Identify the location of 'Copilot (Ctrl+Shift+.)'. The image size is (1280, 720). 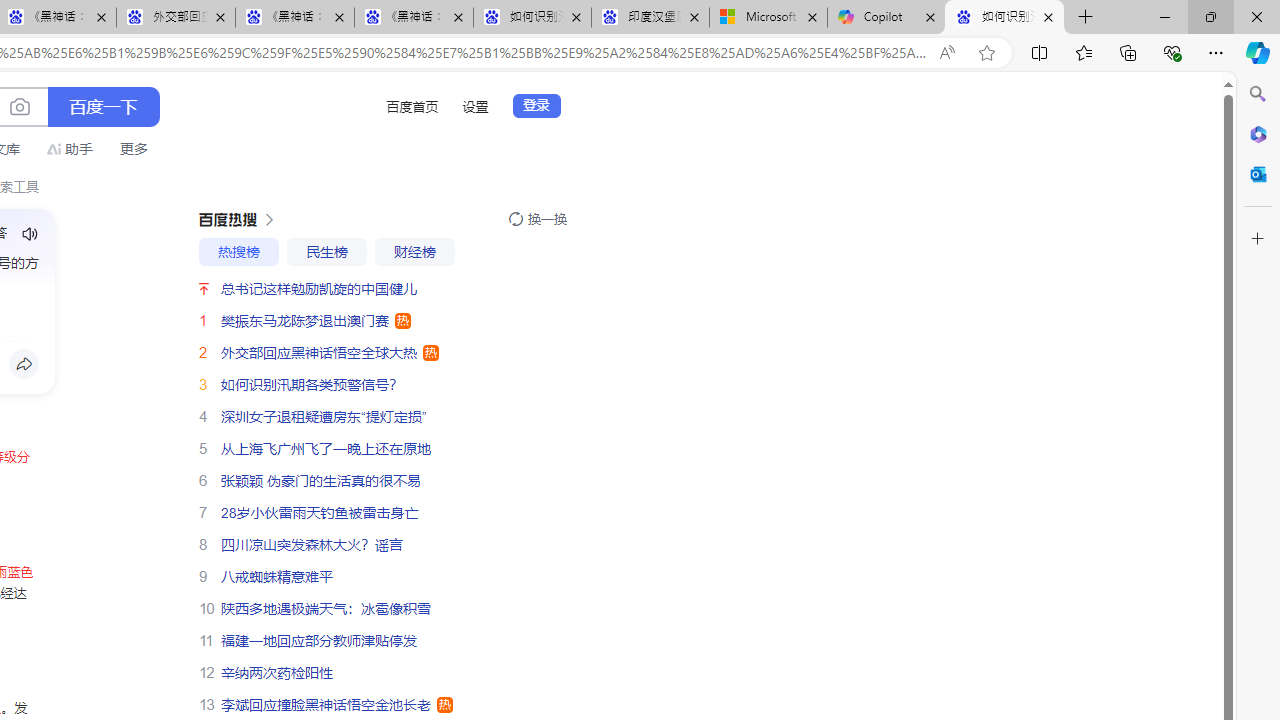
(1257, 51).